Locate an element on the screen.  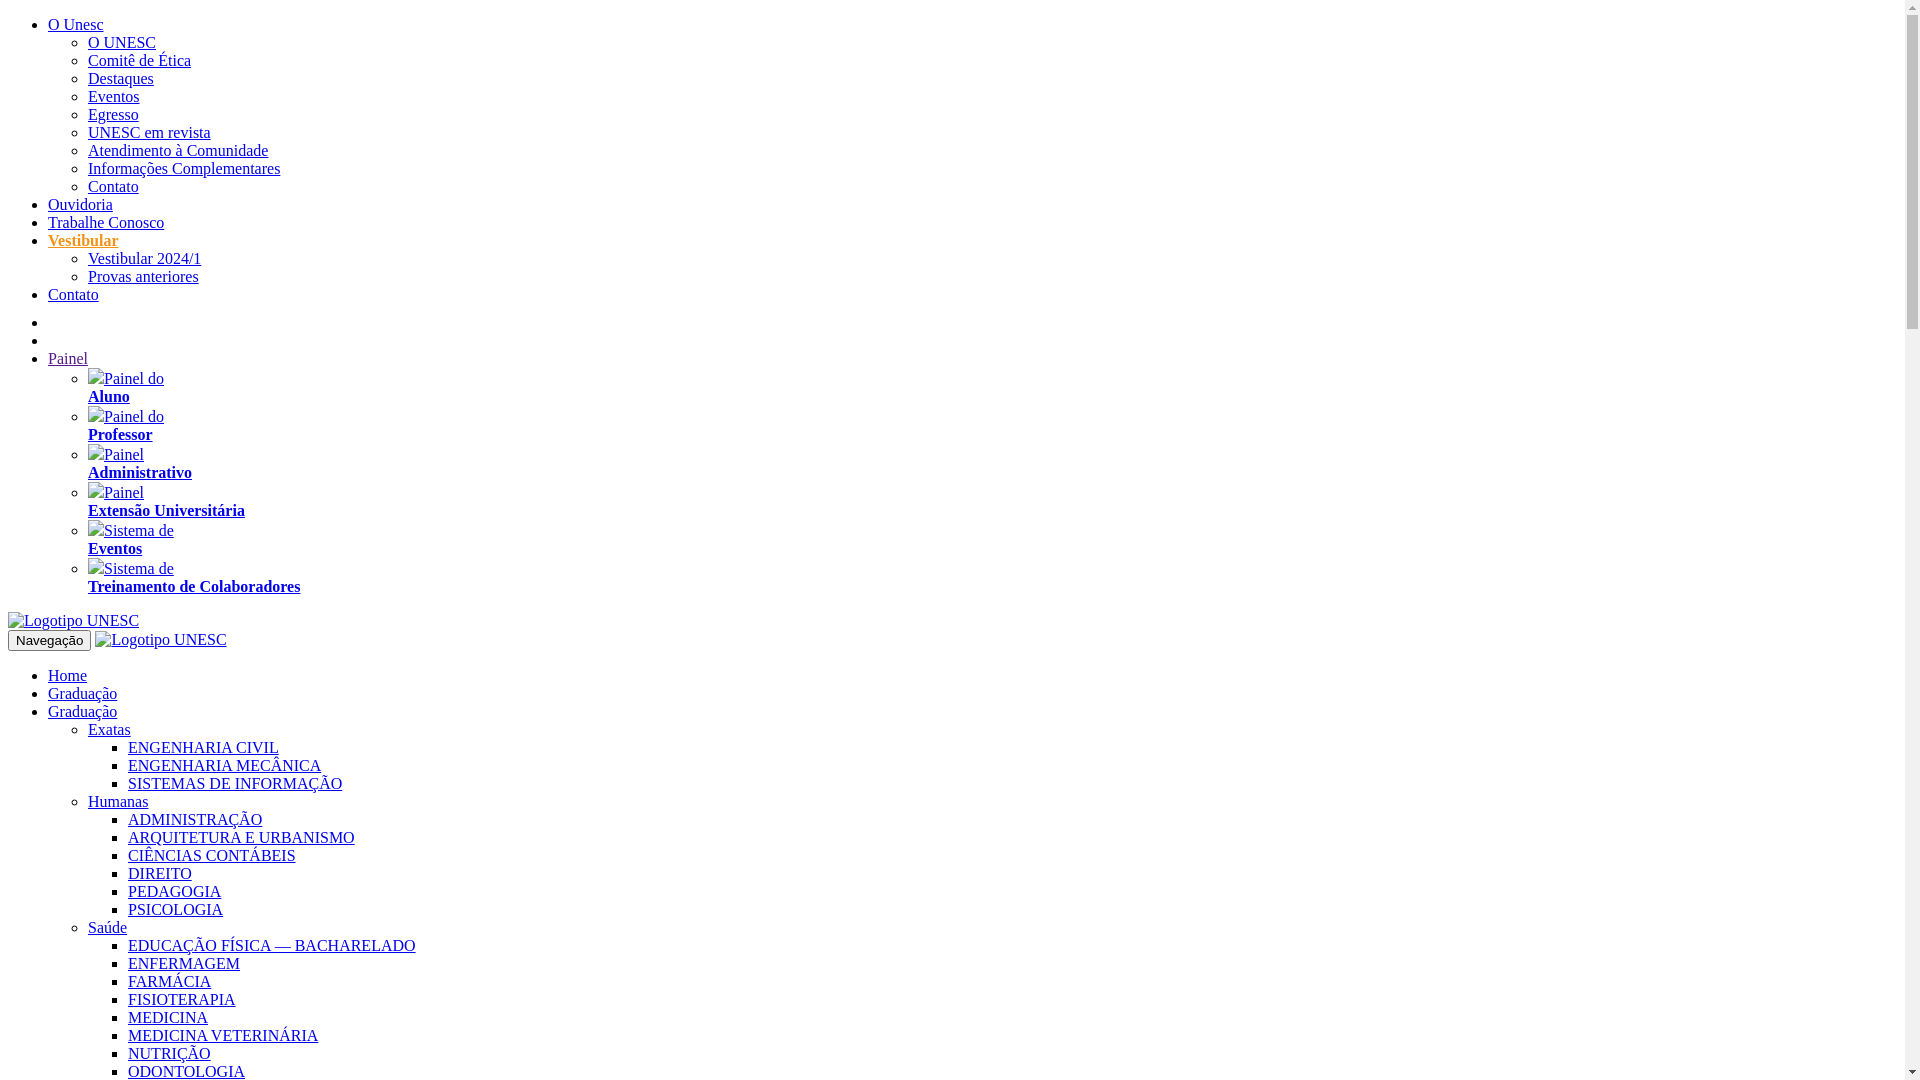
'O UNESC' is located at coordinates (86, 42).